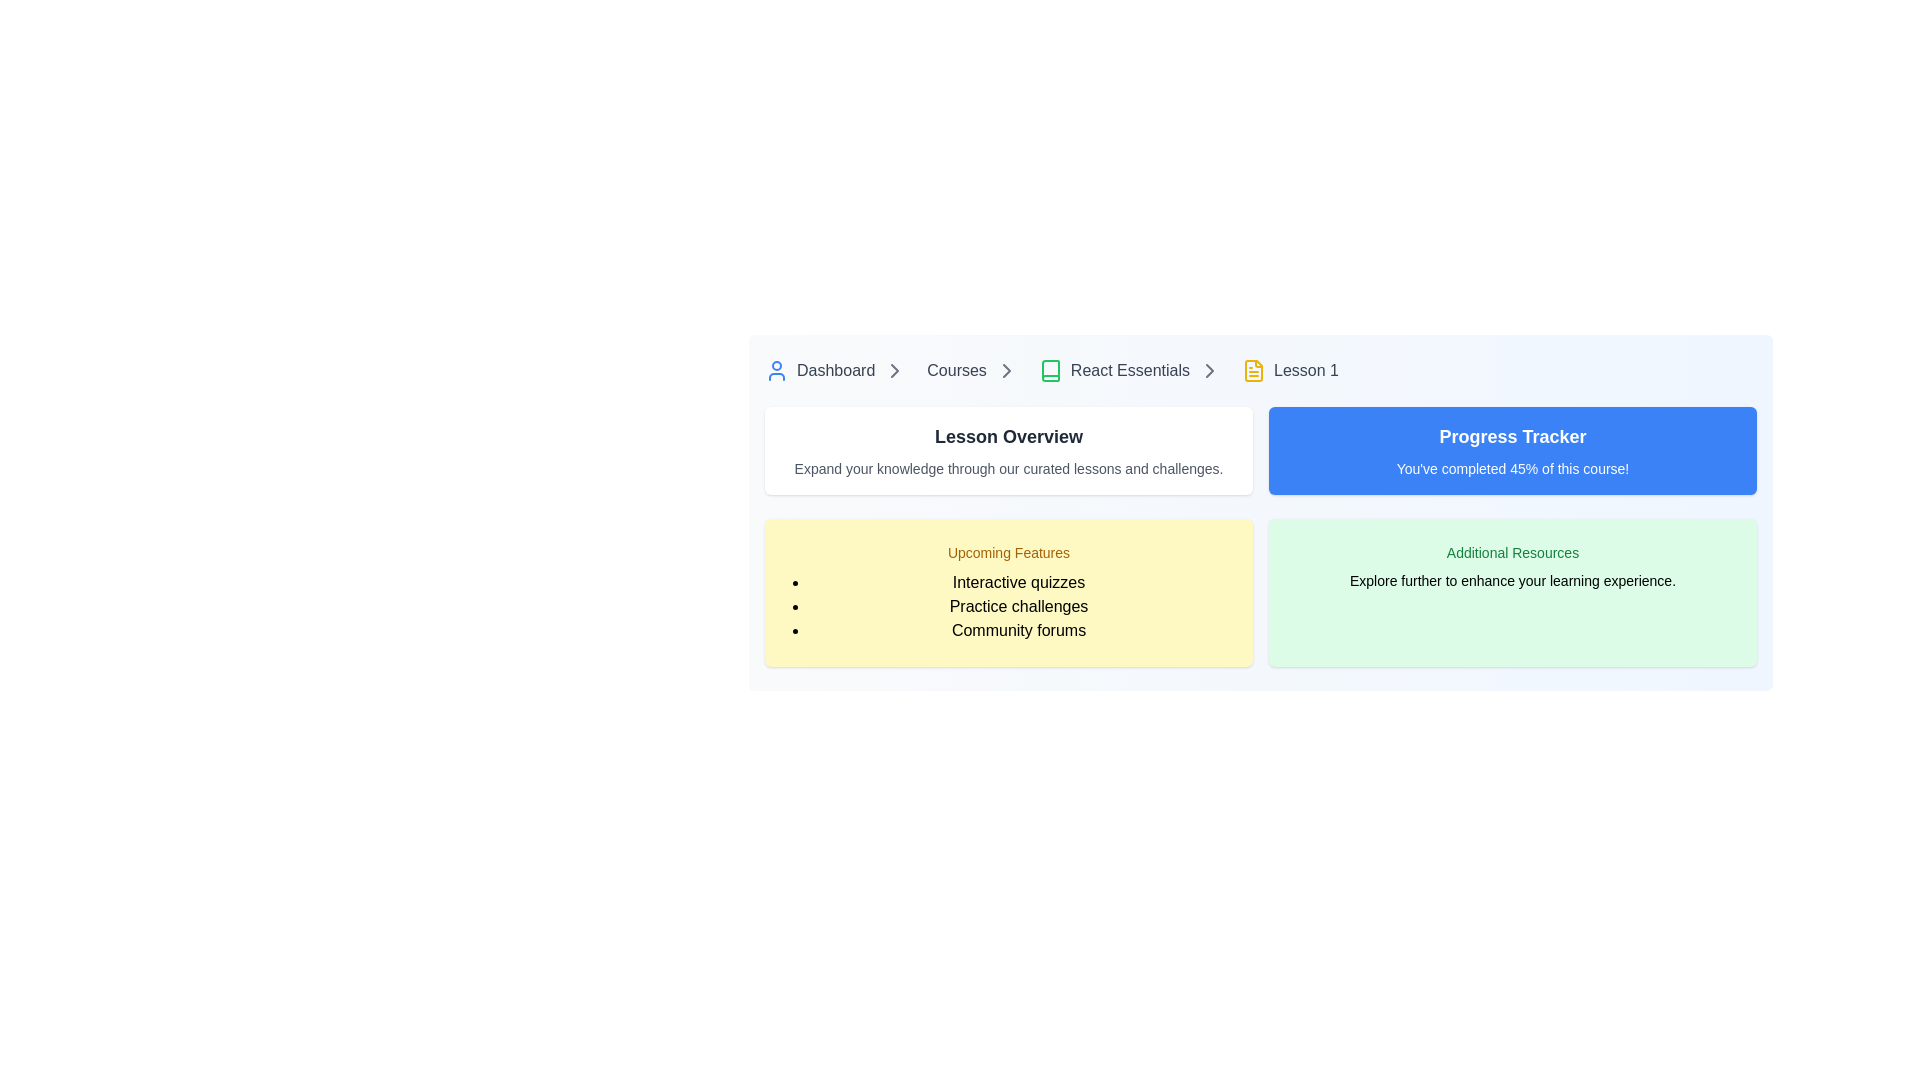 This screenshot has width=1920, height=1080. What do you see at coordinates (1018, 582) in the screenshot?
I see `the static text element that serves as a label for features or topics, located in the light yellow box under 'Upcoming Features', specifically the first item in a vertically stacked bullet list` at bounding box center [1018, 582].